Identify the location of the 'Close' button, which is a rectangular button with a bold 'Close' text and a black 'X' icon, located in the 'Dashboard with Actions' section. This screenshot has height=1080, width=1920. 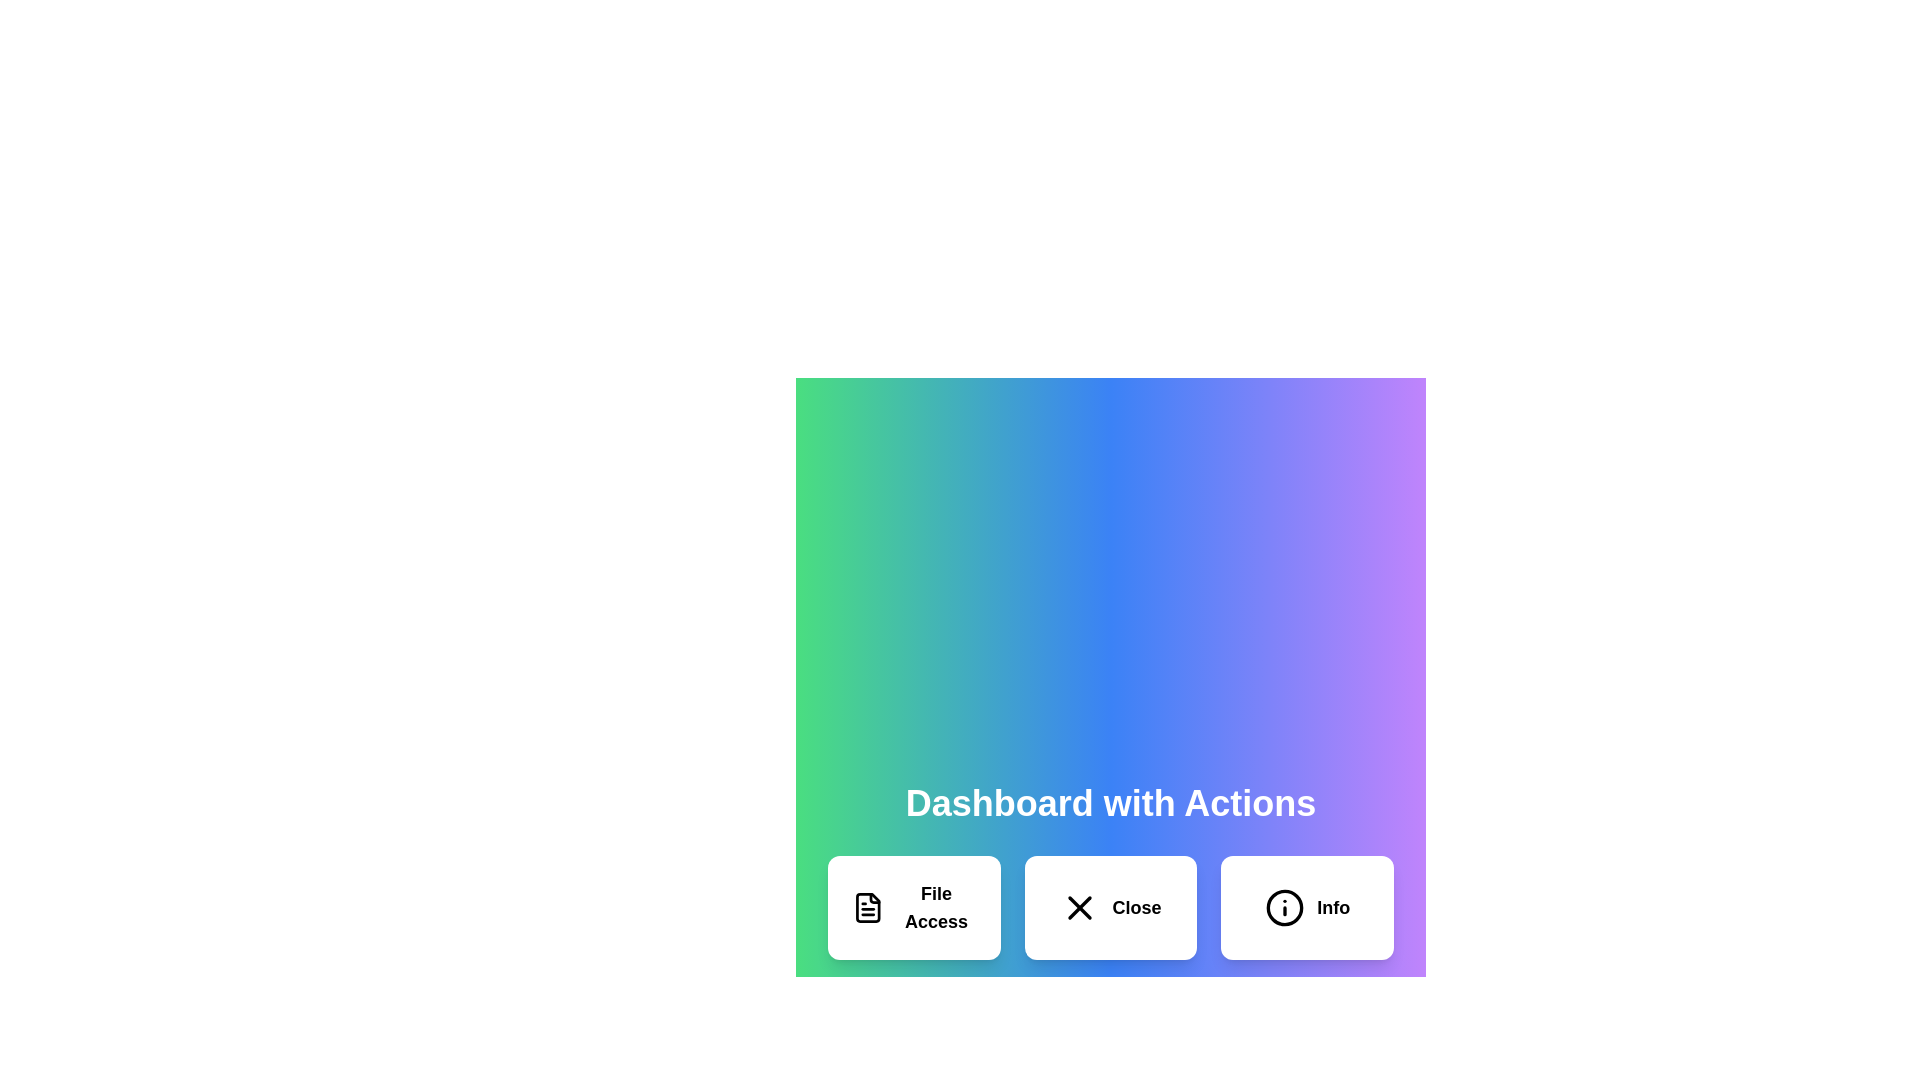
(1109, 907).